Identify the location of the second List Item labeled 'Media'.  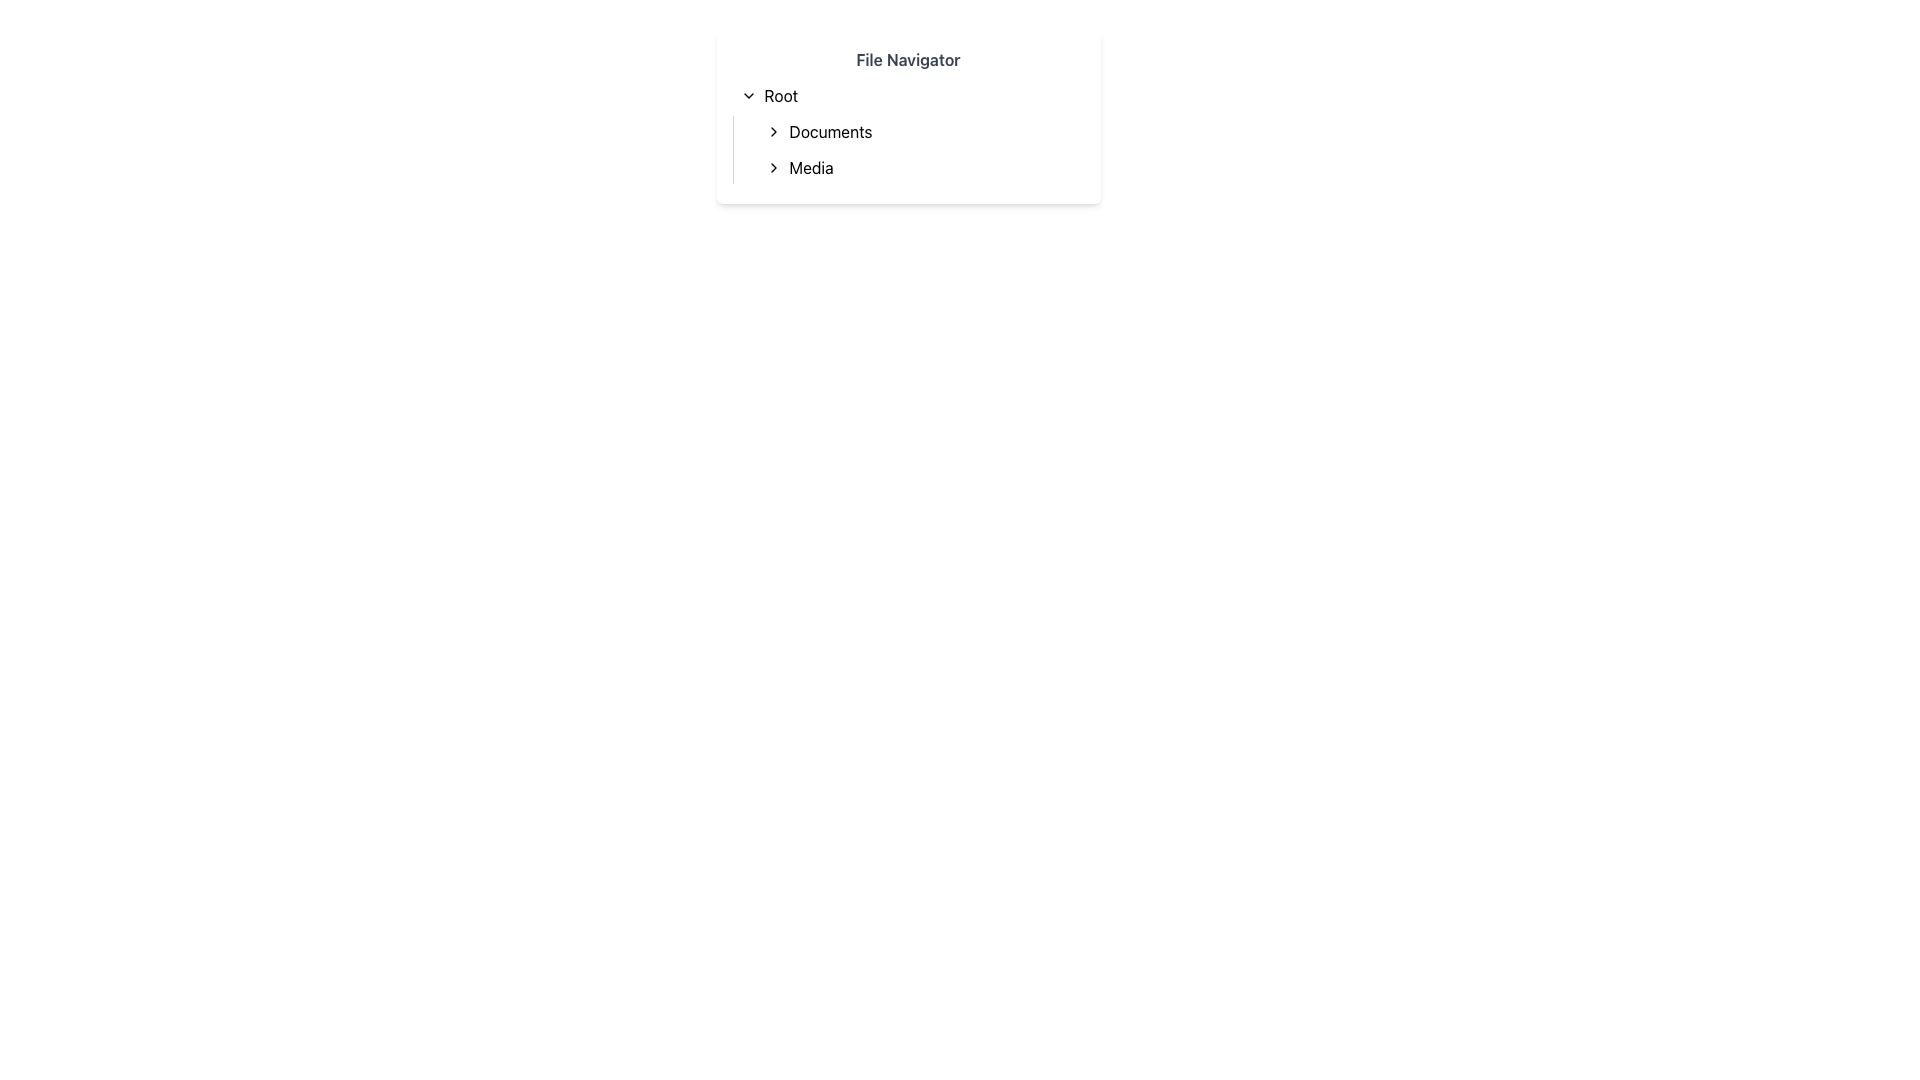
(920, 167).